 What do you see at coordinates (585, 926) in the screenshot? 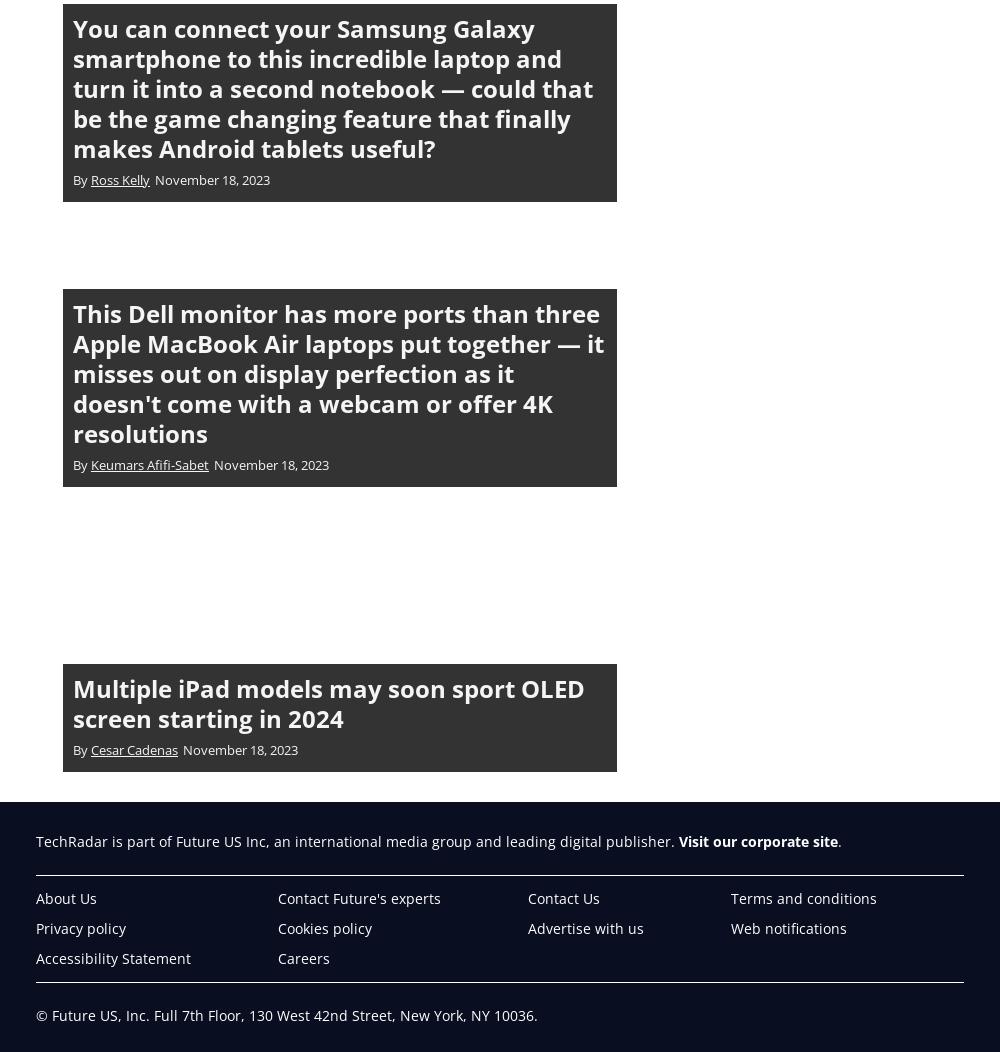
I see `'Advertise with us'` at bounding box center [585, 926].